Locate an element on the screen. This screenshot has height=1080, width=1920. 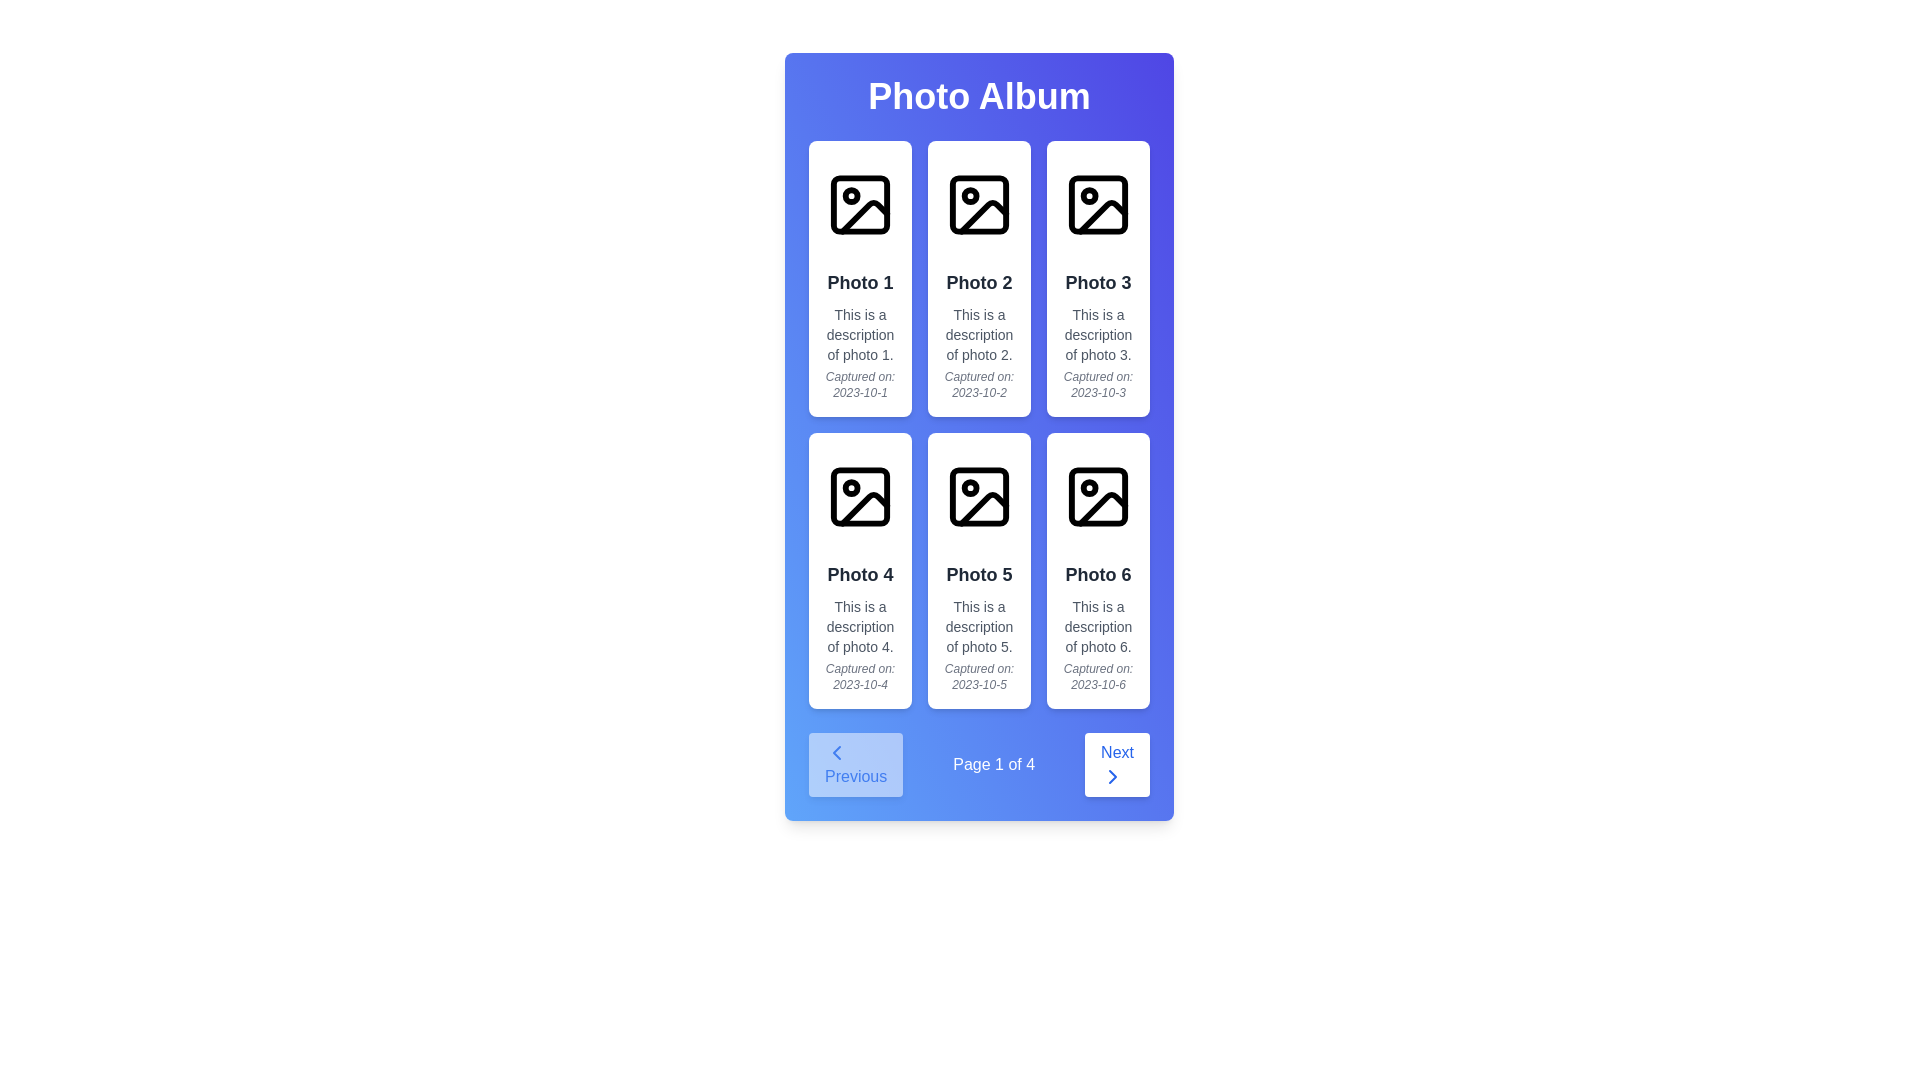
the text label that displays the current page number ('1') and the total number of pages ('4'), which is located centrally at the bottom of the layout between the 'Previous' and 'Next' buttons is located at coordinates (994, 764).